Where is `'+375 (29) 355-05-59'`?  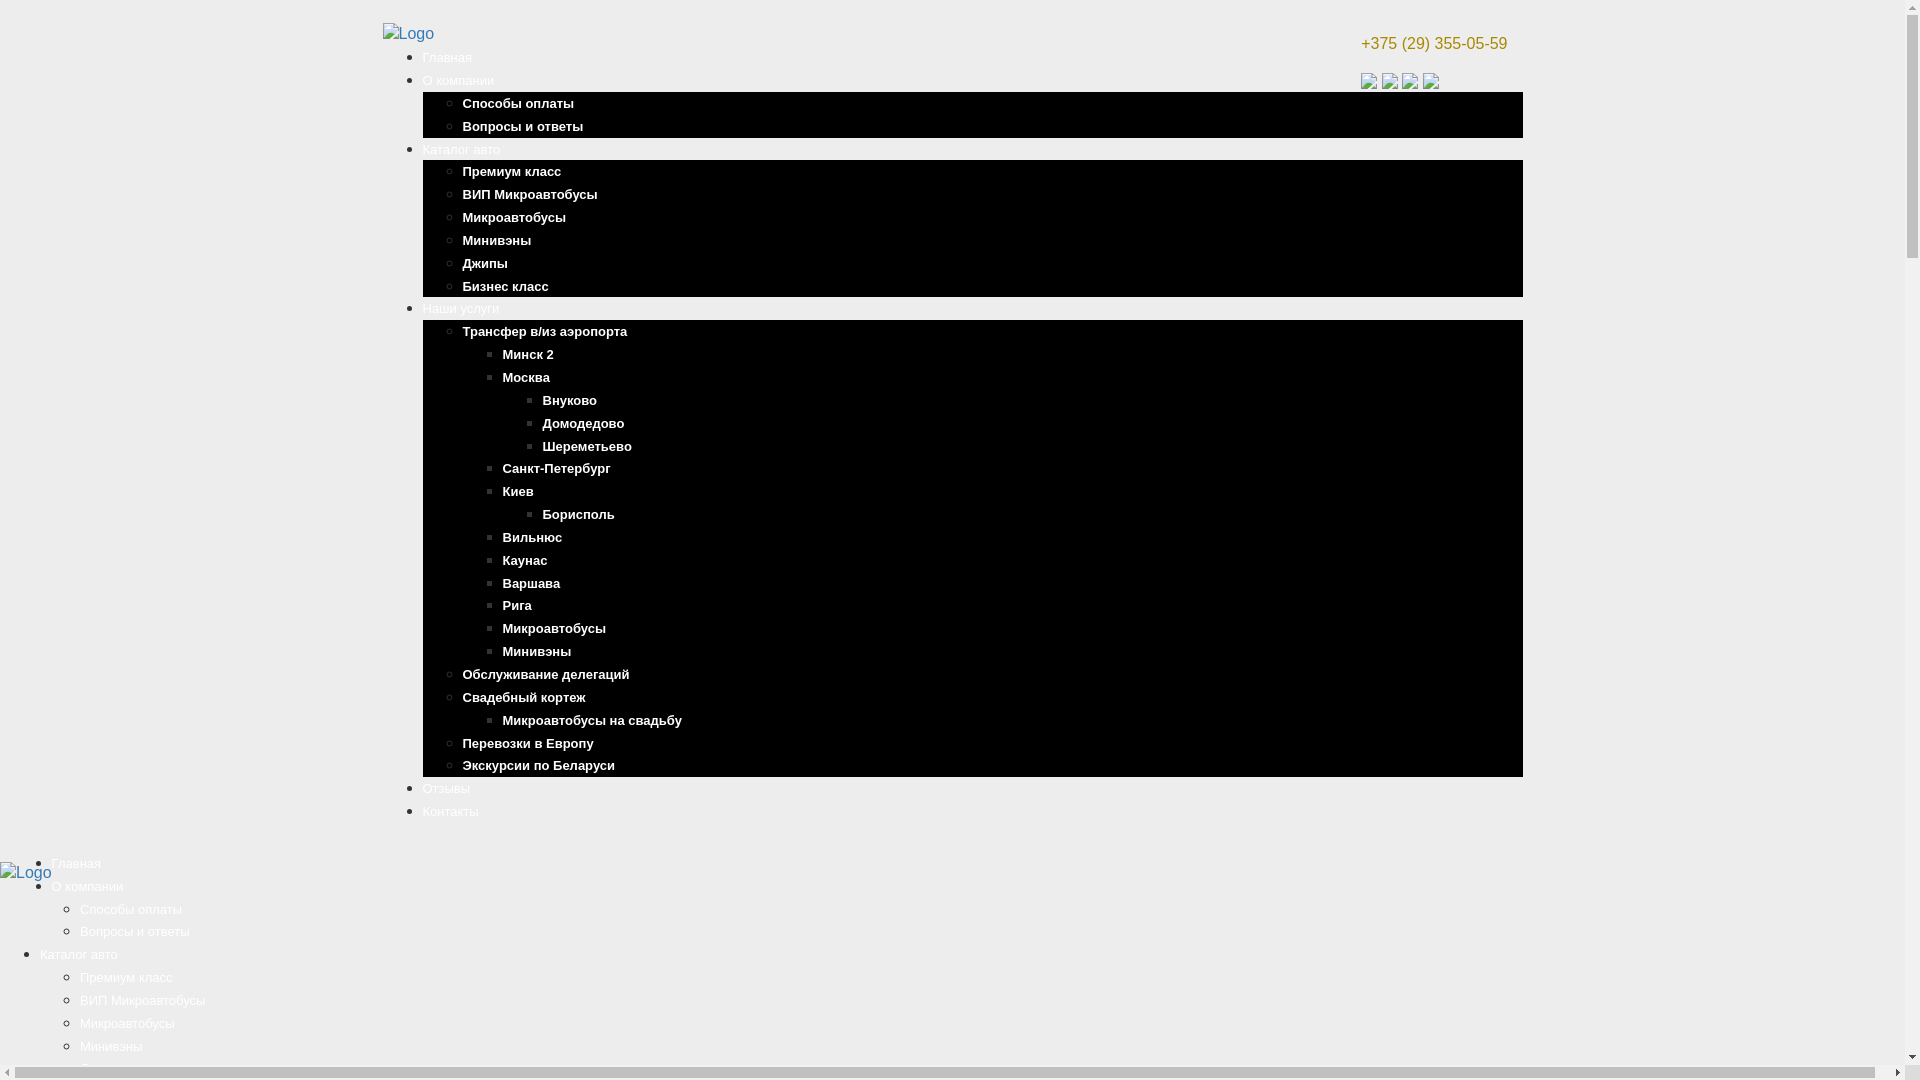 '+375 (29) 355-05-59' is located at coordinates (1360, 44).